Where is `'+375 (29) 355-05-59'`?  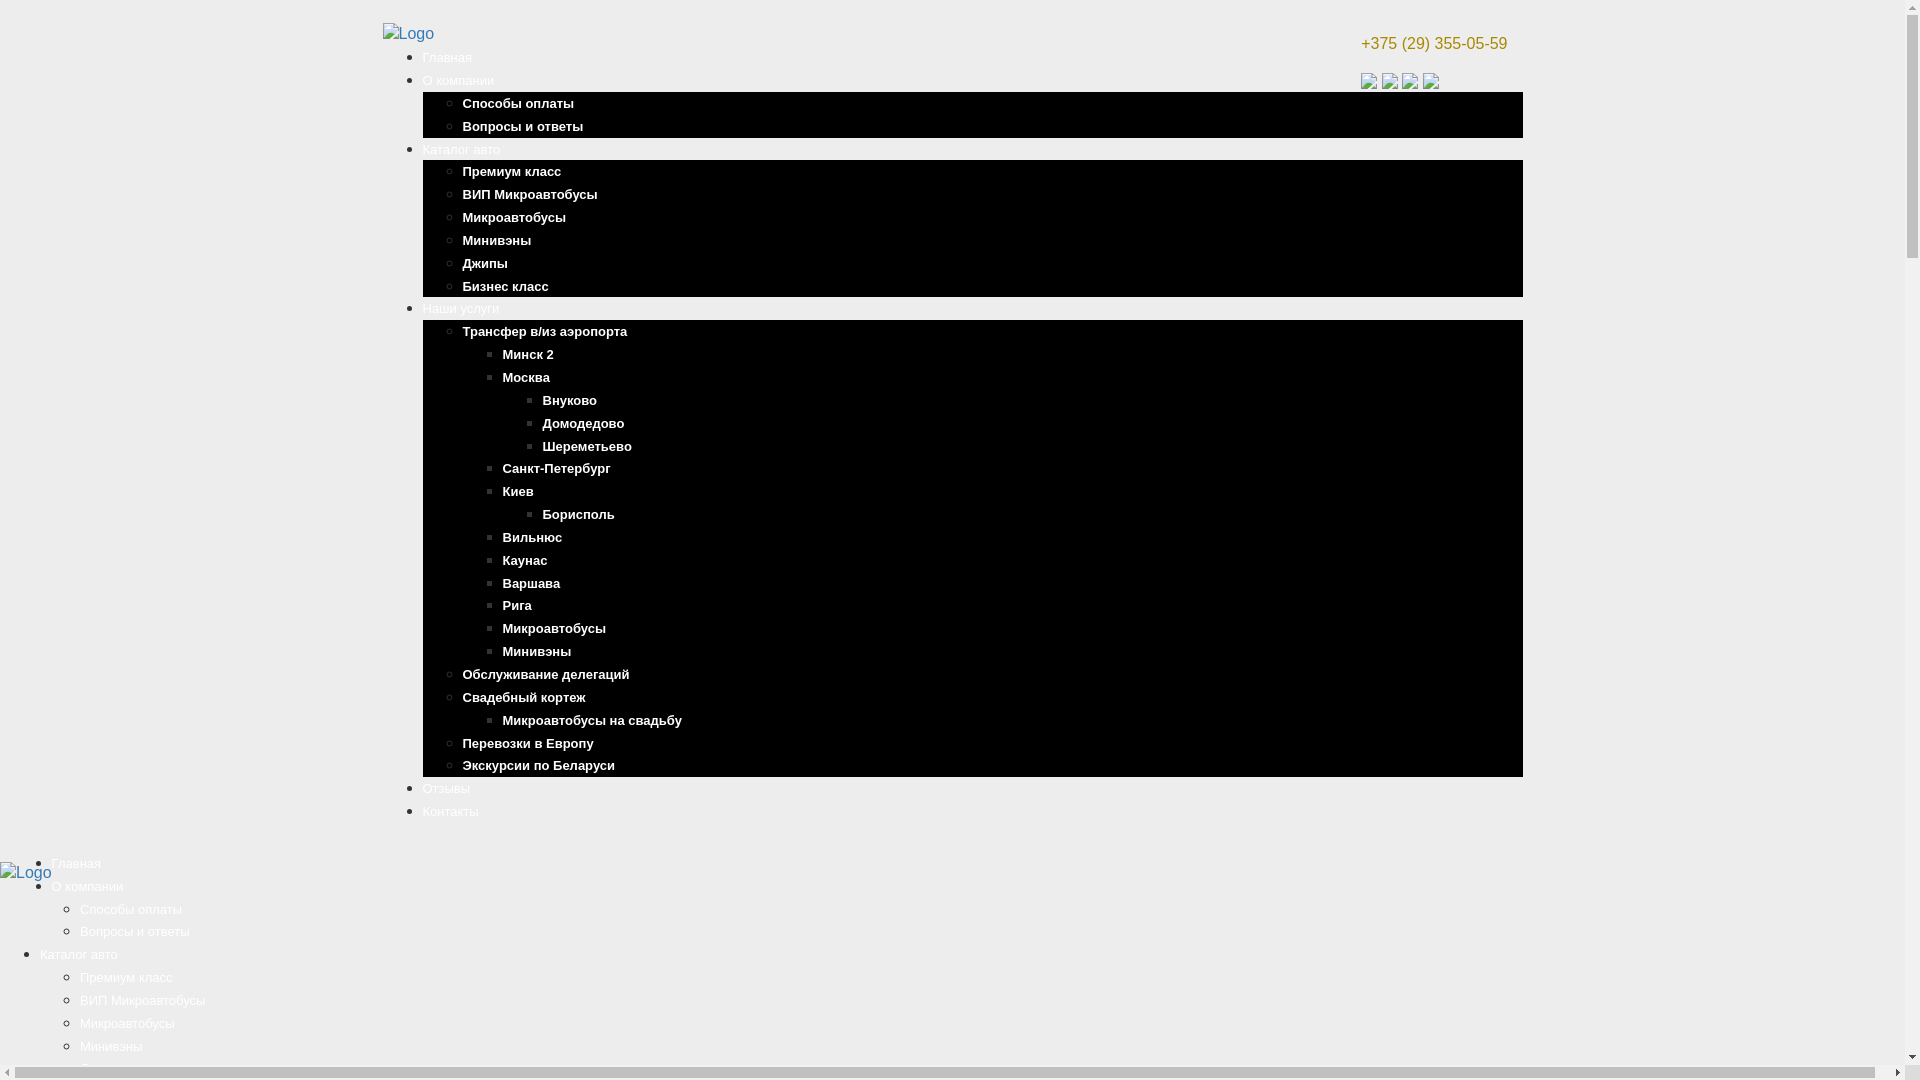 '+375 (29) 355-05-59' is located at coordinates (1360, 44).